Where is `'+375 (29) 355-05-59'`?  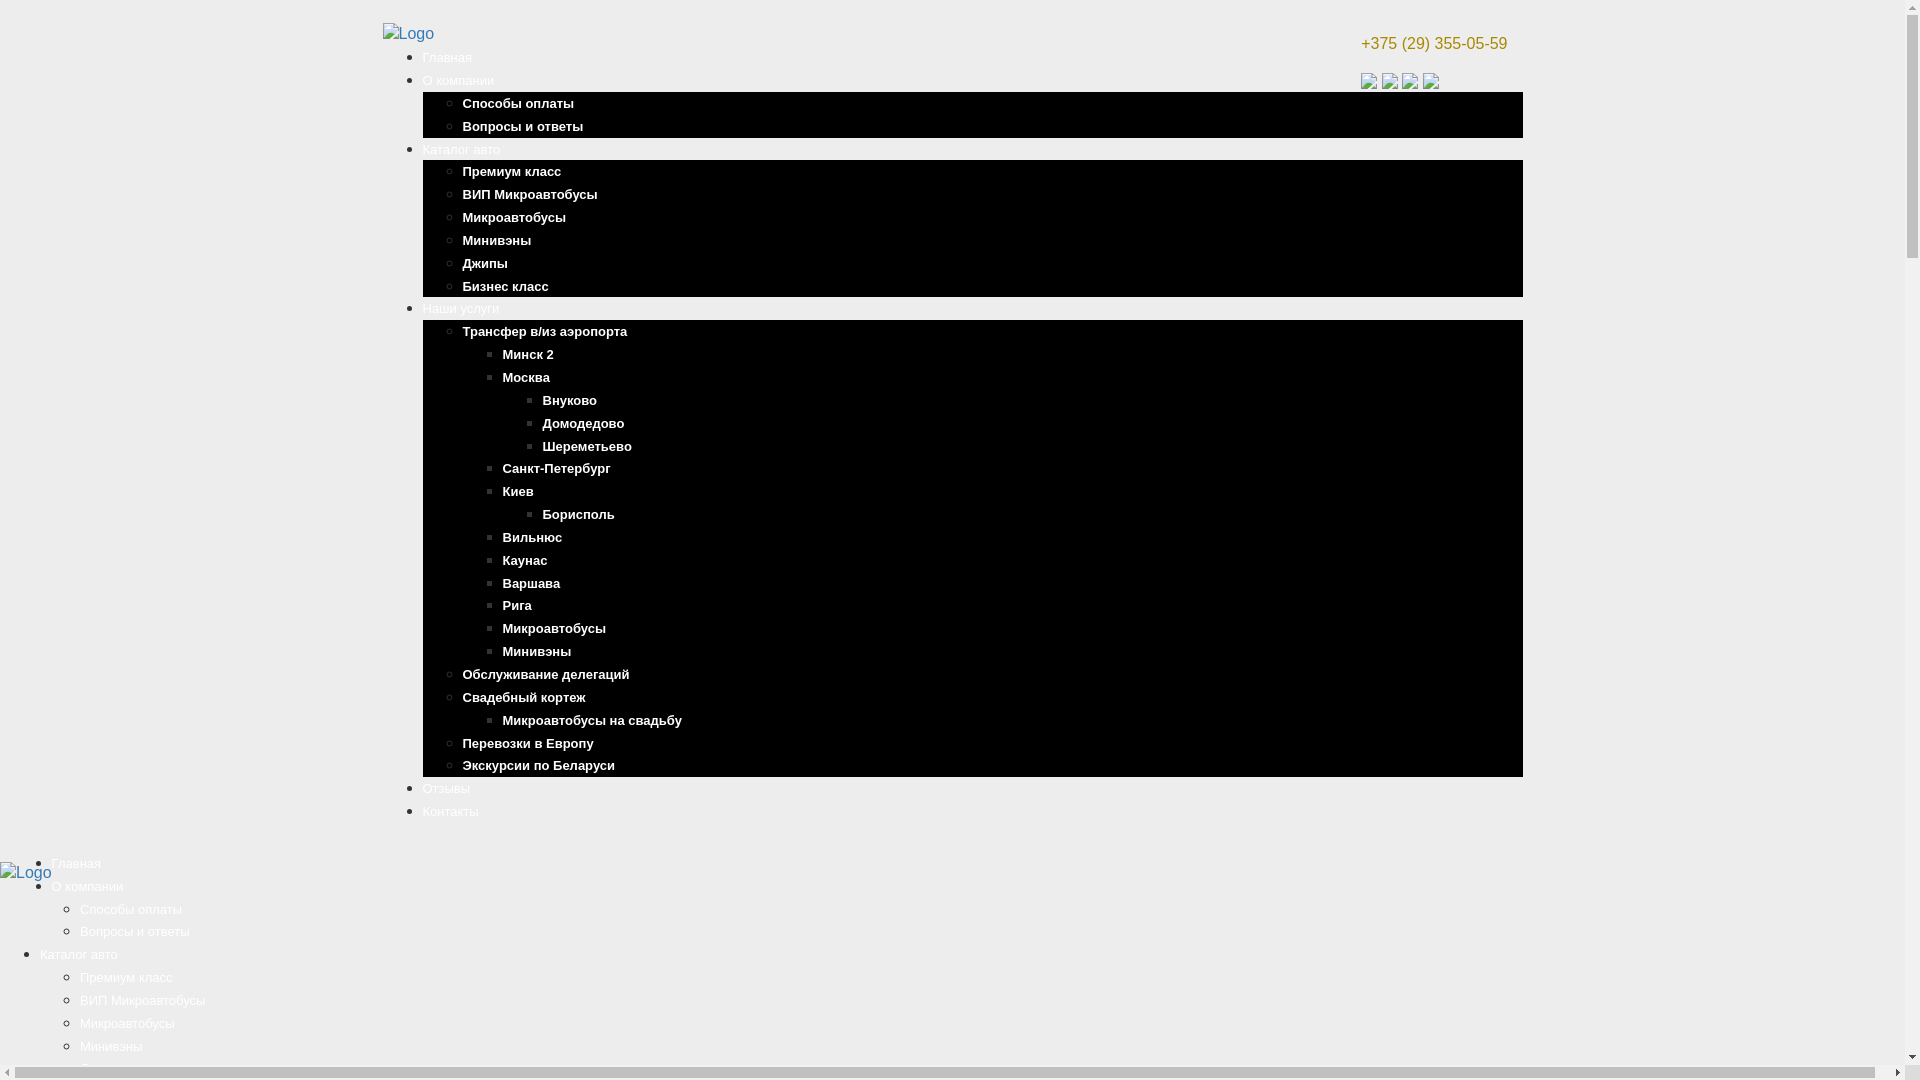 '+375 (29) 355-05-59' is located at coordinates (1360, 44).